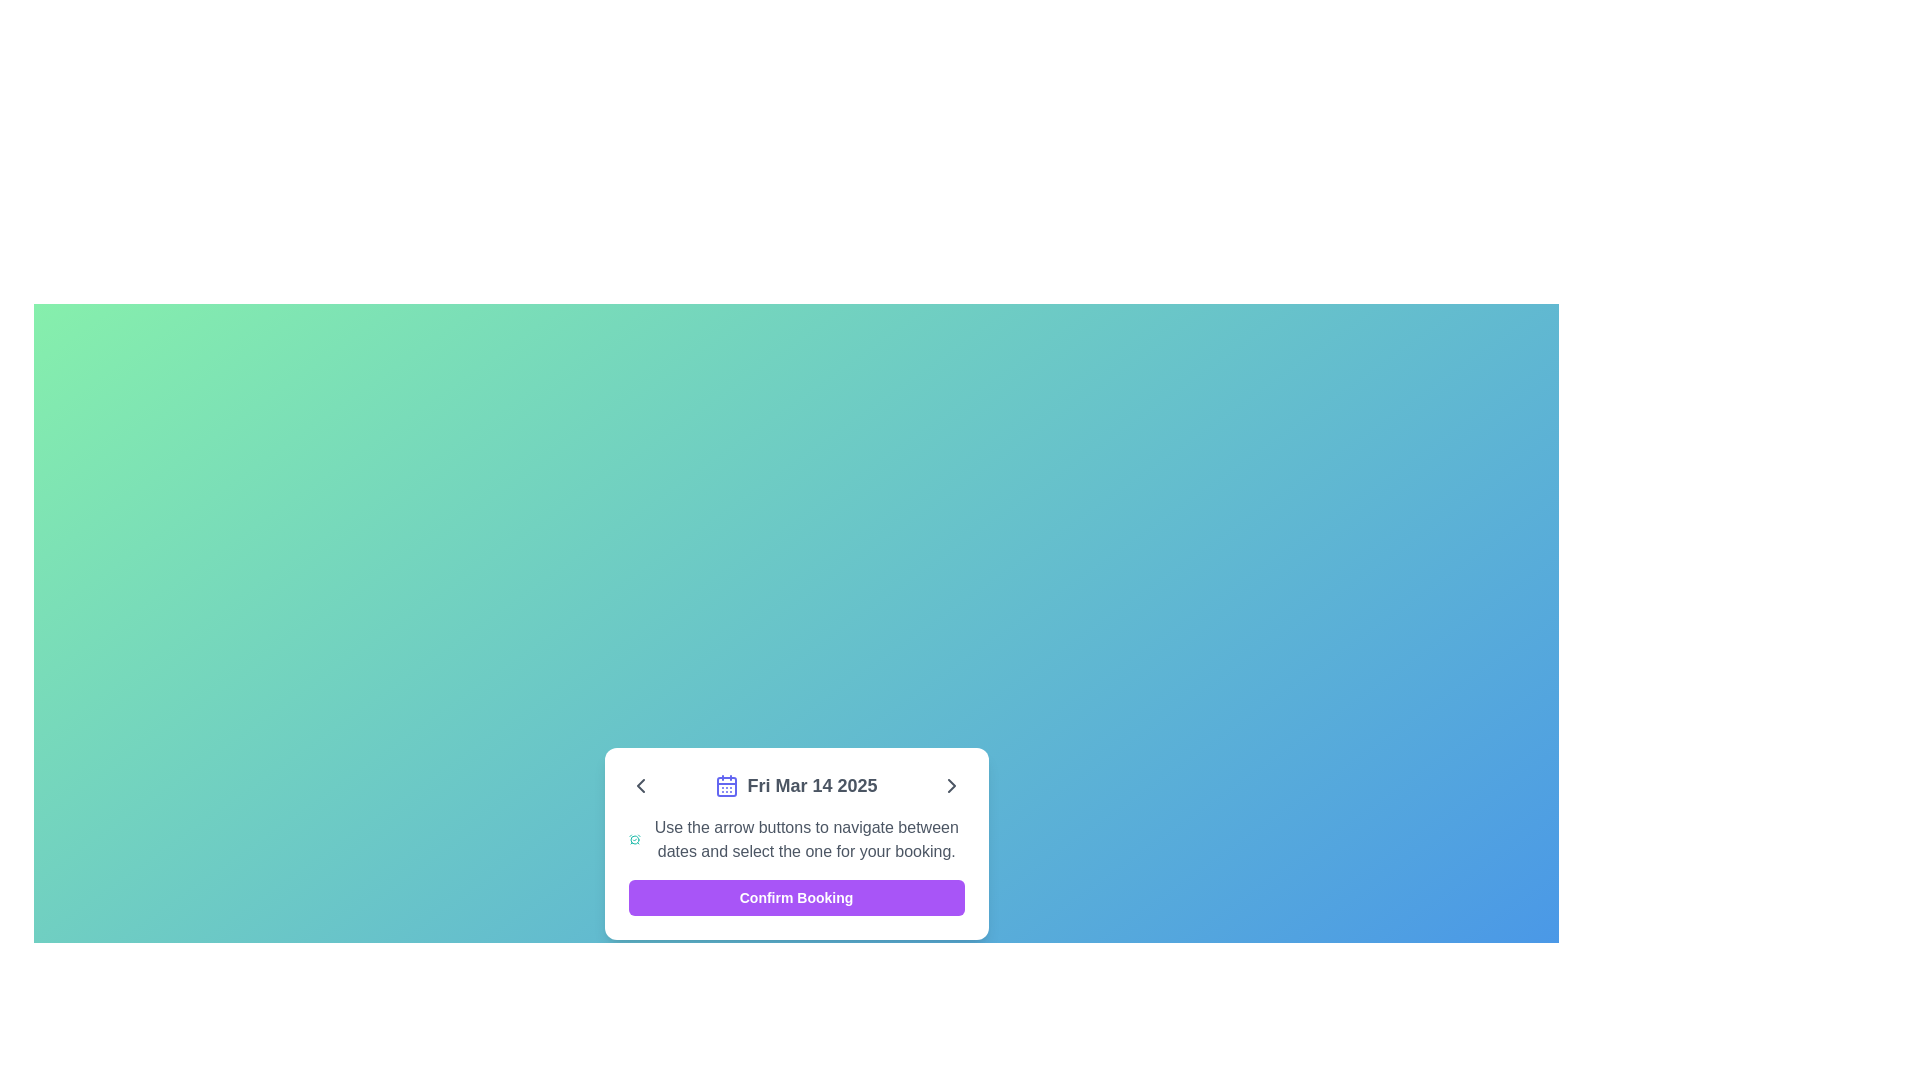 The image size is (1920, 1080). Describe the element at coordinates (795, 785) in the screenshot. I see `the label displaying the date 'Fri Mar 14 2025' with an indigo calendar icon, which is the second element from the left in a pop-up dialog box` at that location.